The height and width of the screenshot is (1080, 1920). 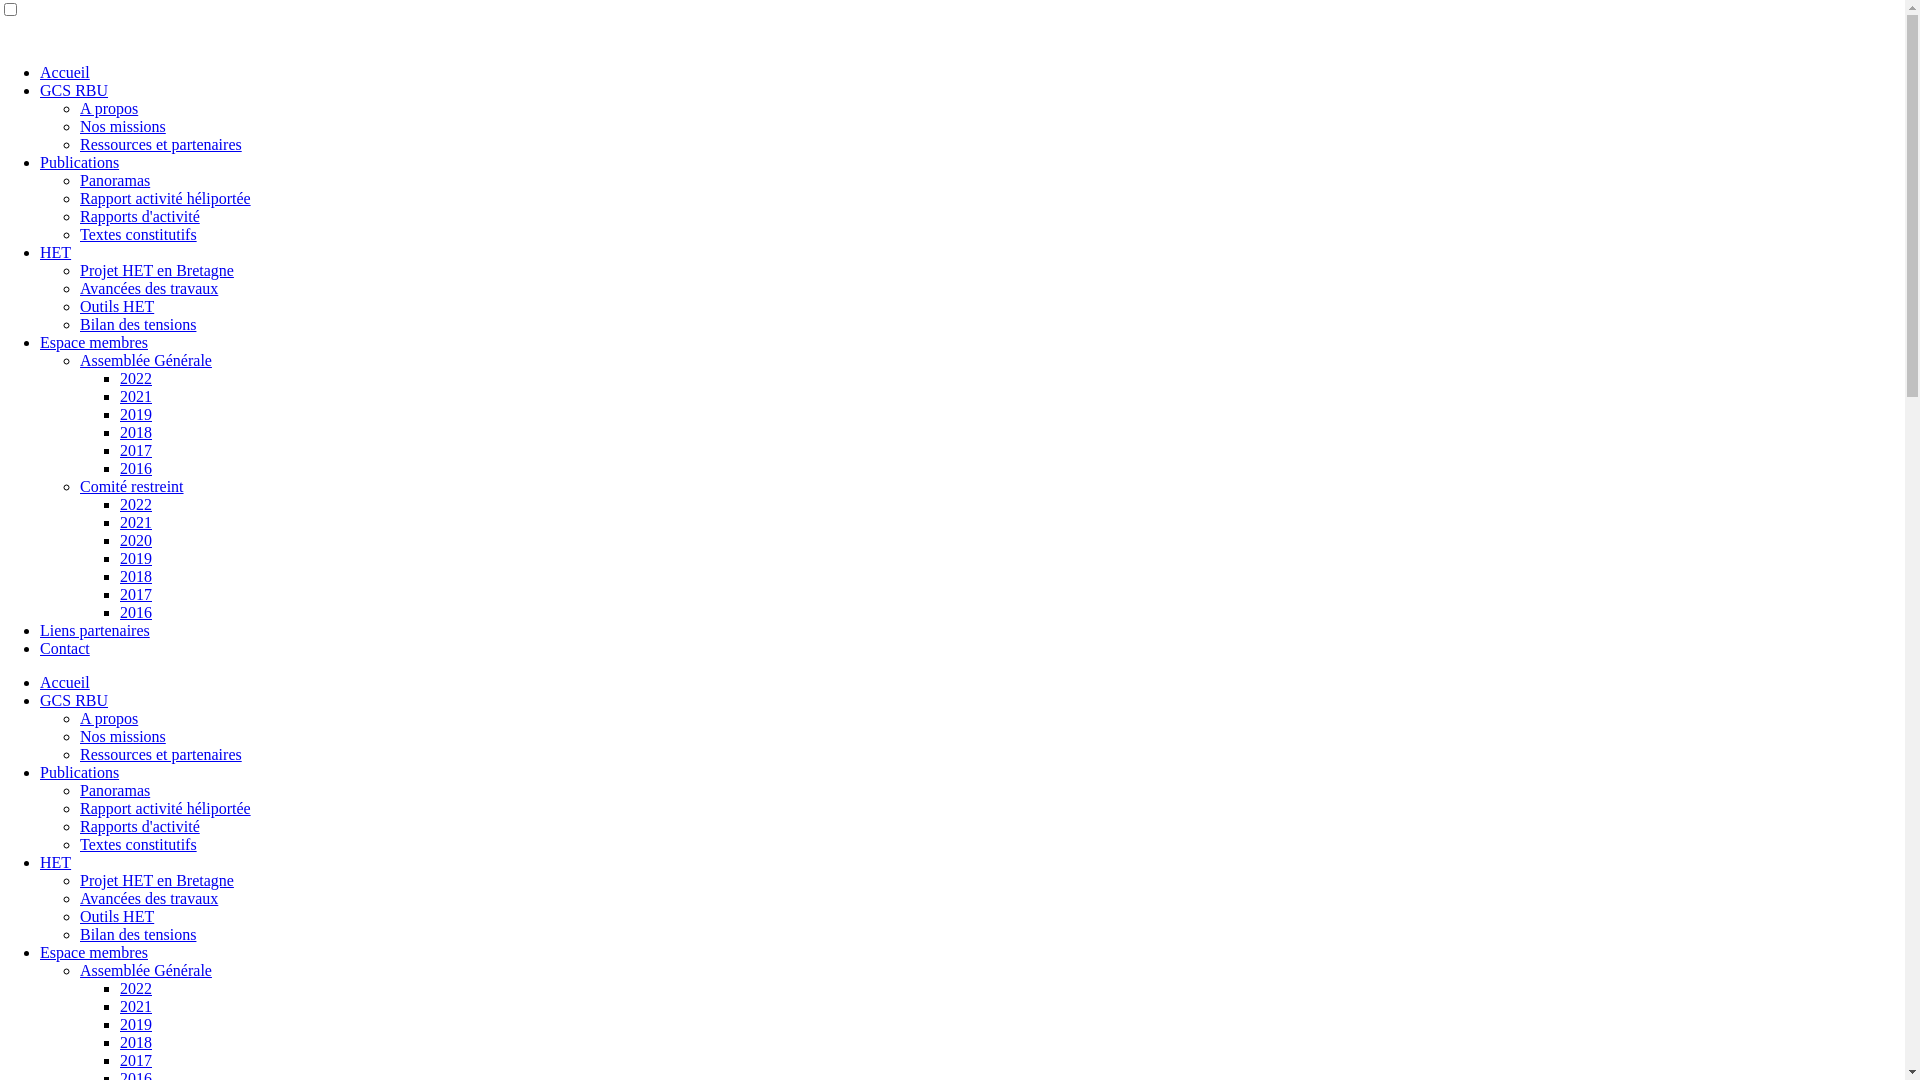 What do you see at coordinates (134, 987) in the screenshot?
I see `'2022'` at bounding box center [134, 987].